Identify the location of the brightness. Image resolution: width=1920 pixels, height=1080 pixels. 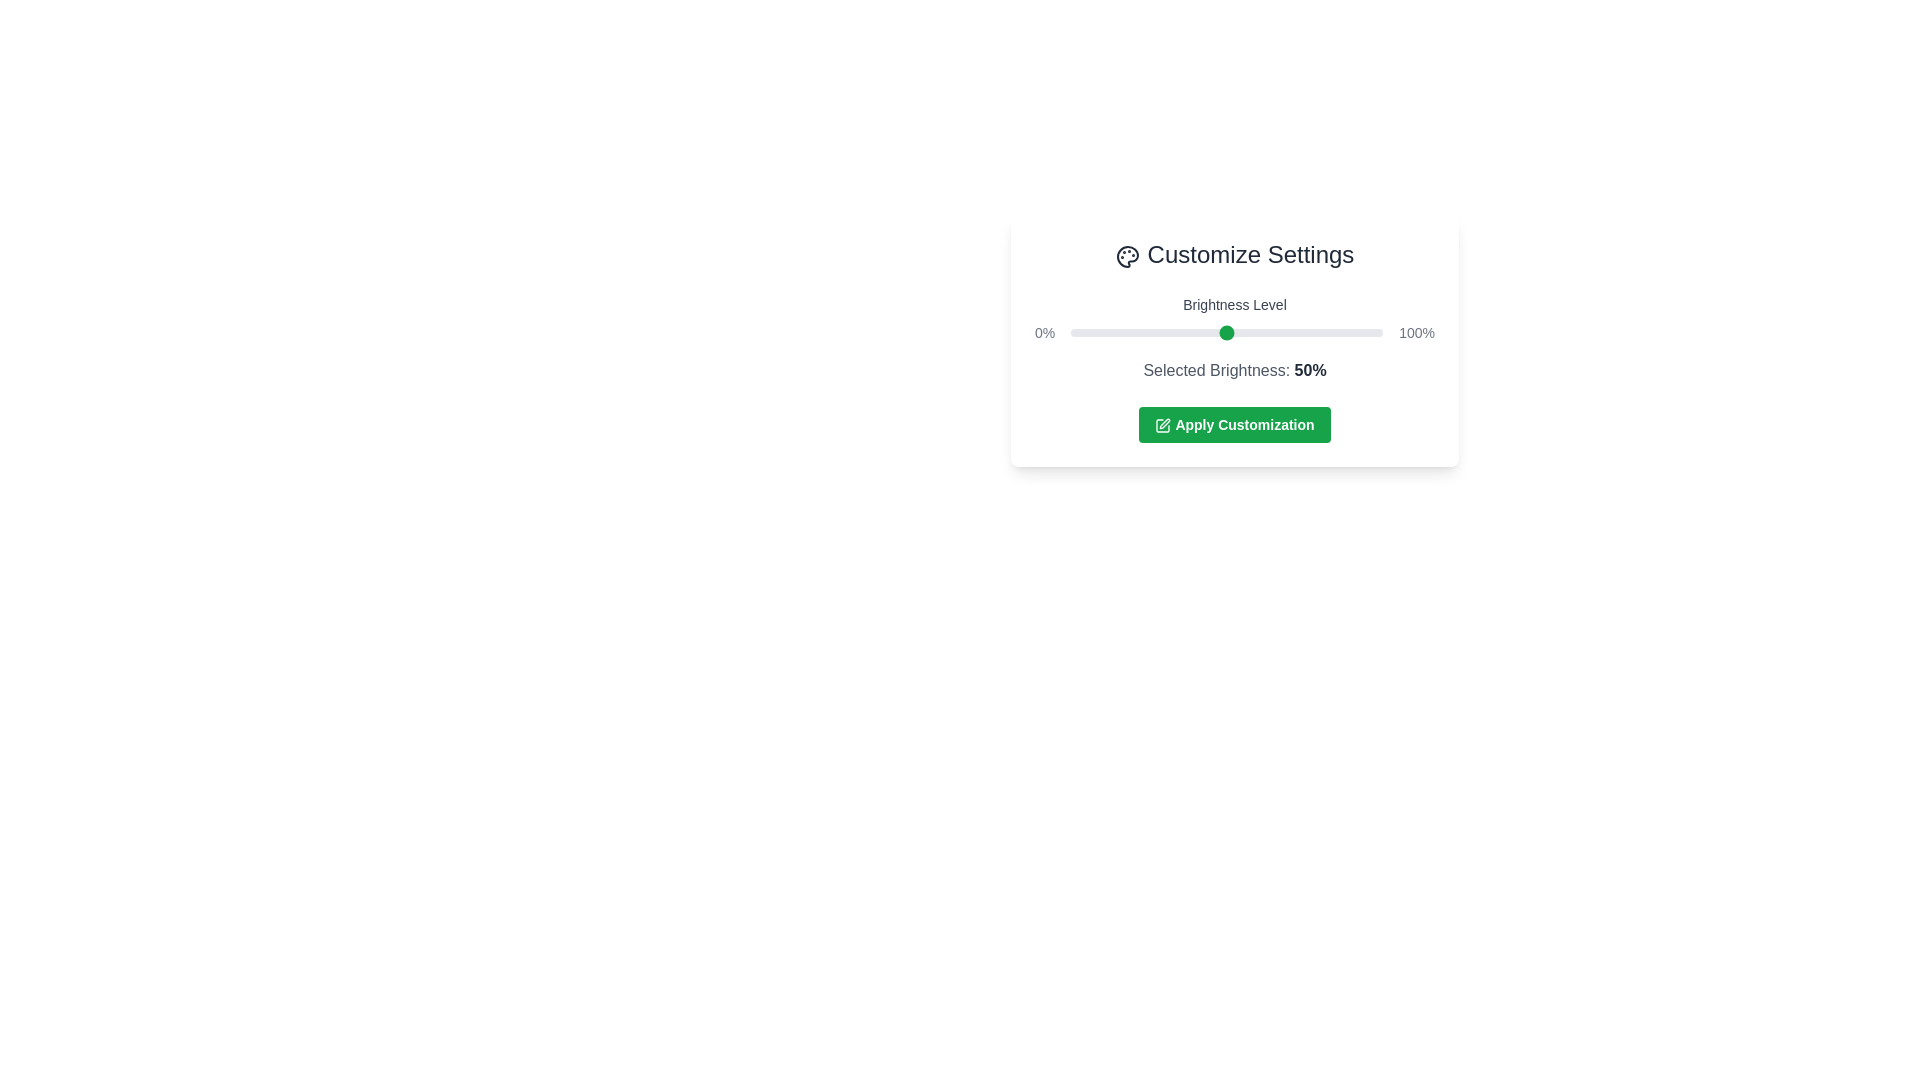
(1301, 331).